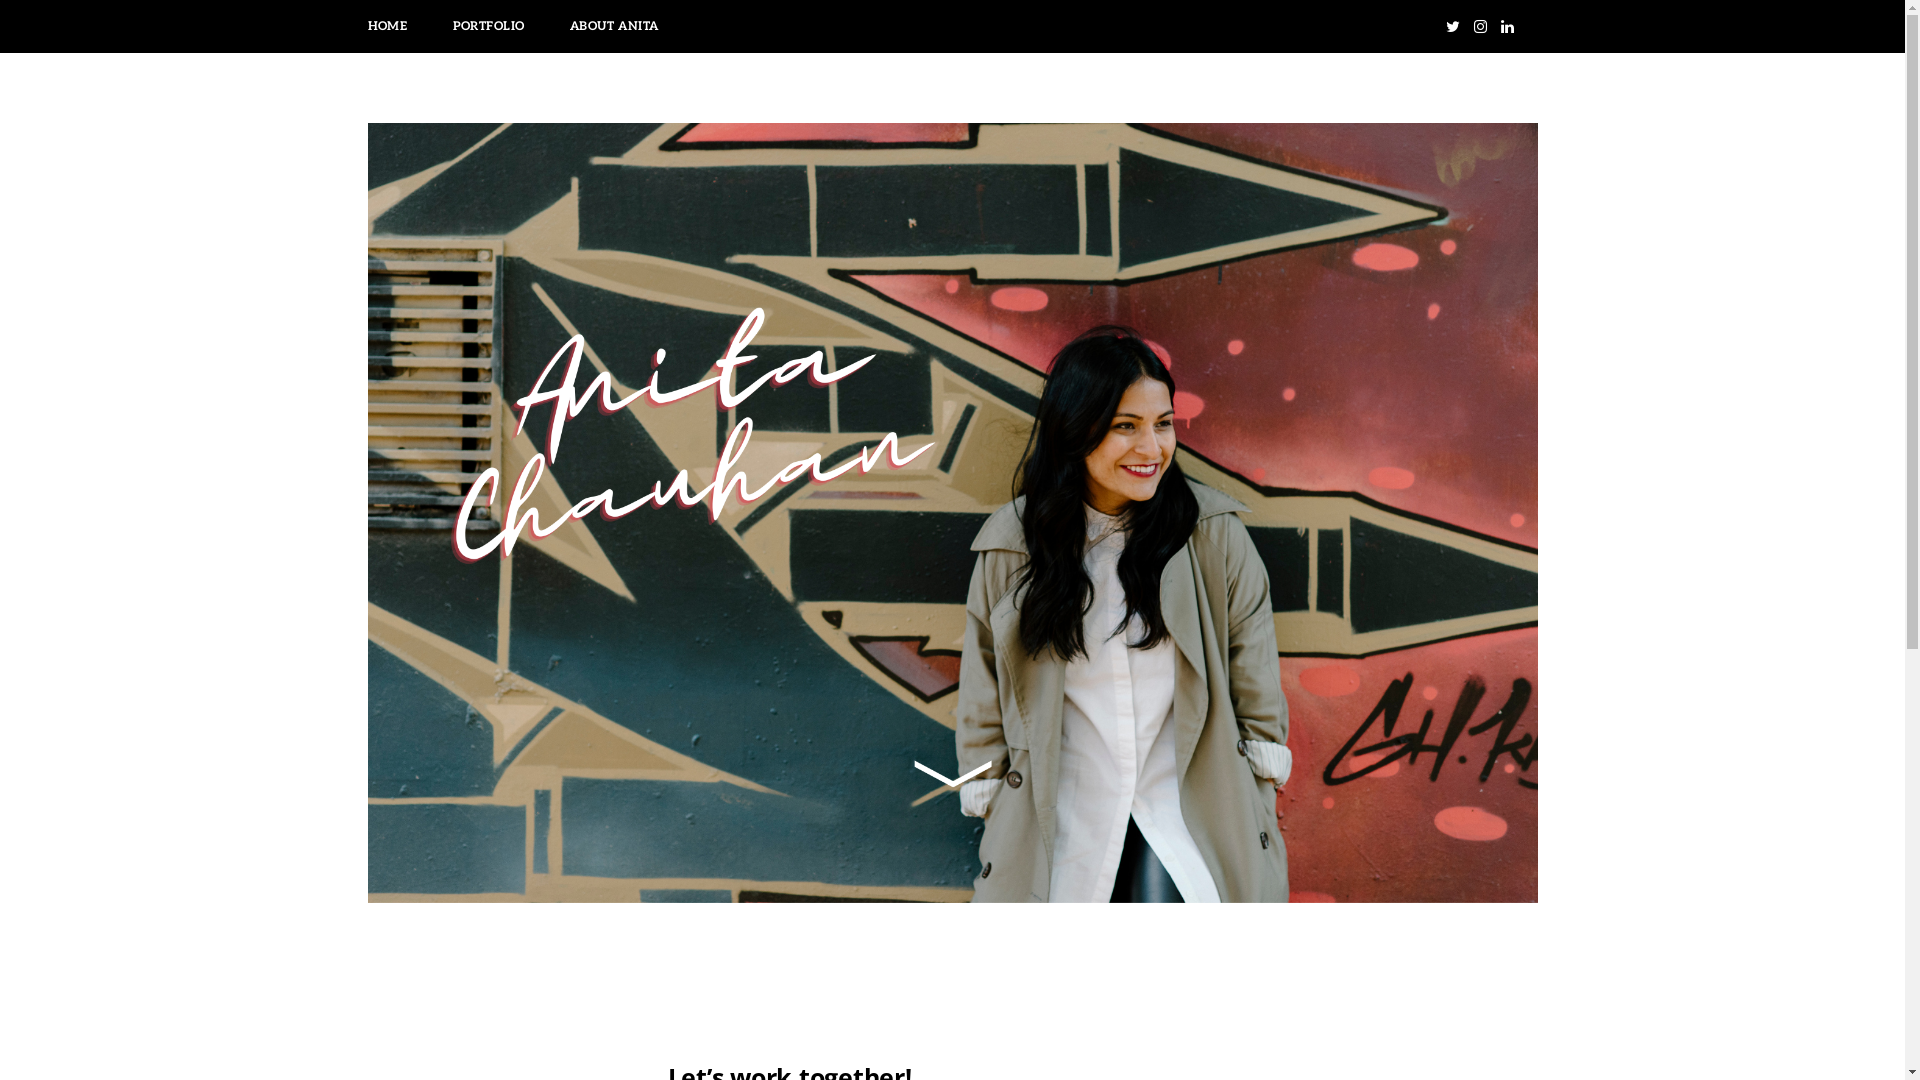  I want to click on 'PORTFOLIO', so click(489, 26).